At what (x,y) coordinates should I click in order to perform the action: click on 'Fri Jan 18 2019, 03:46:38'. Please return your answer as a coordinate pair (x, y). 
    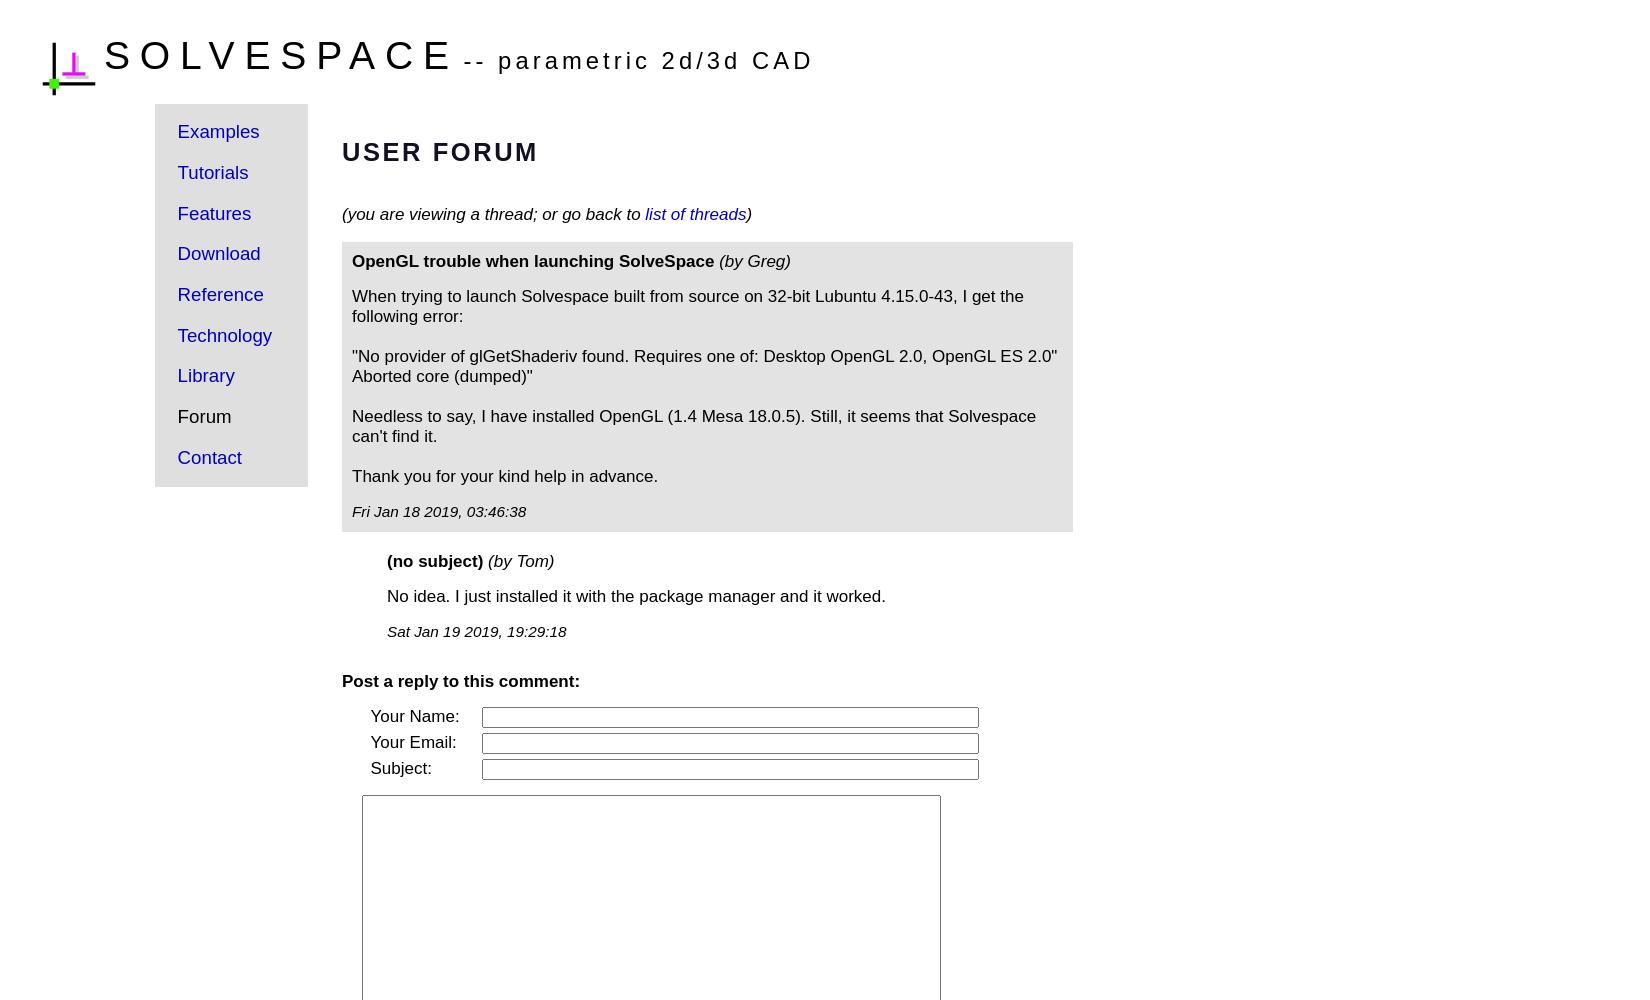
    Looking at the image, I should click on (438, 510).